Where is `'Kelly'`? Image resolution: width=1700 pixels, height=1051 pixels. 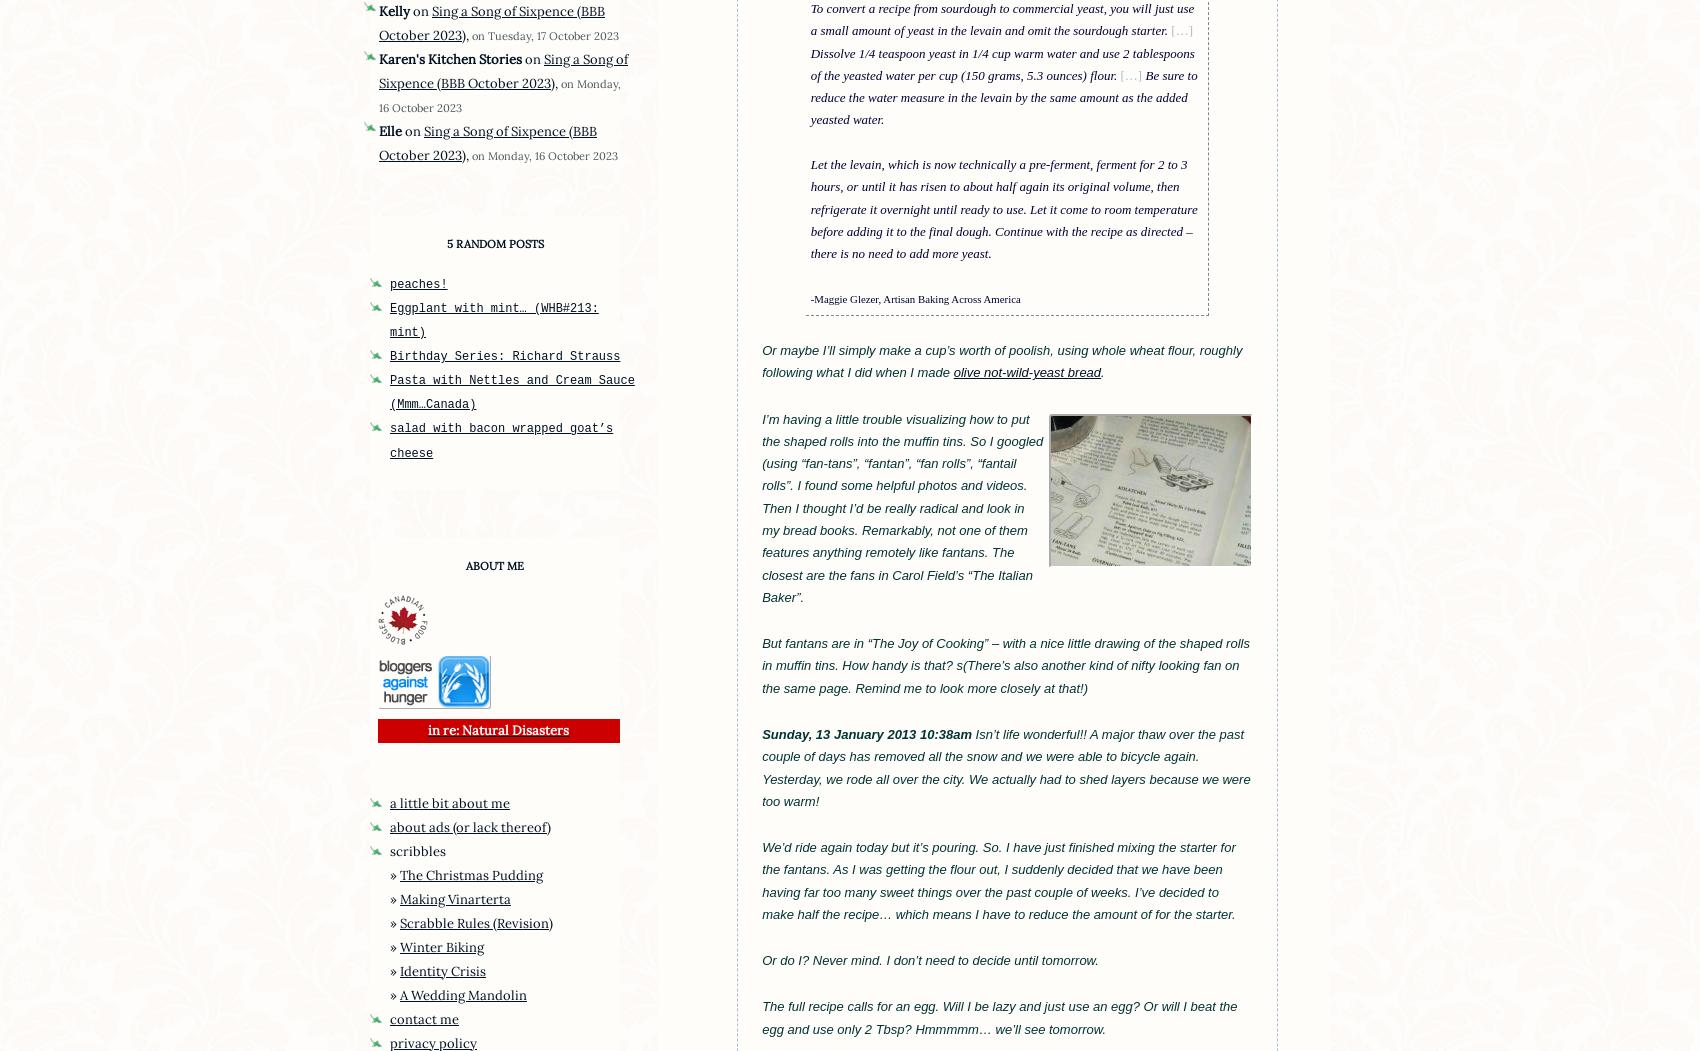 'Kelly' is located at coordinates (393, 10).